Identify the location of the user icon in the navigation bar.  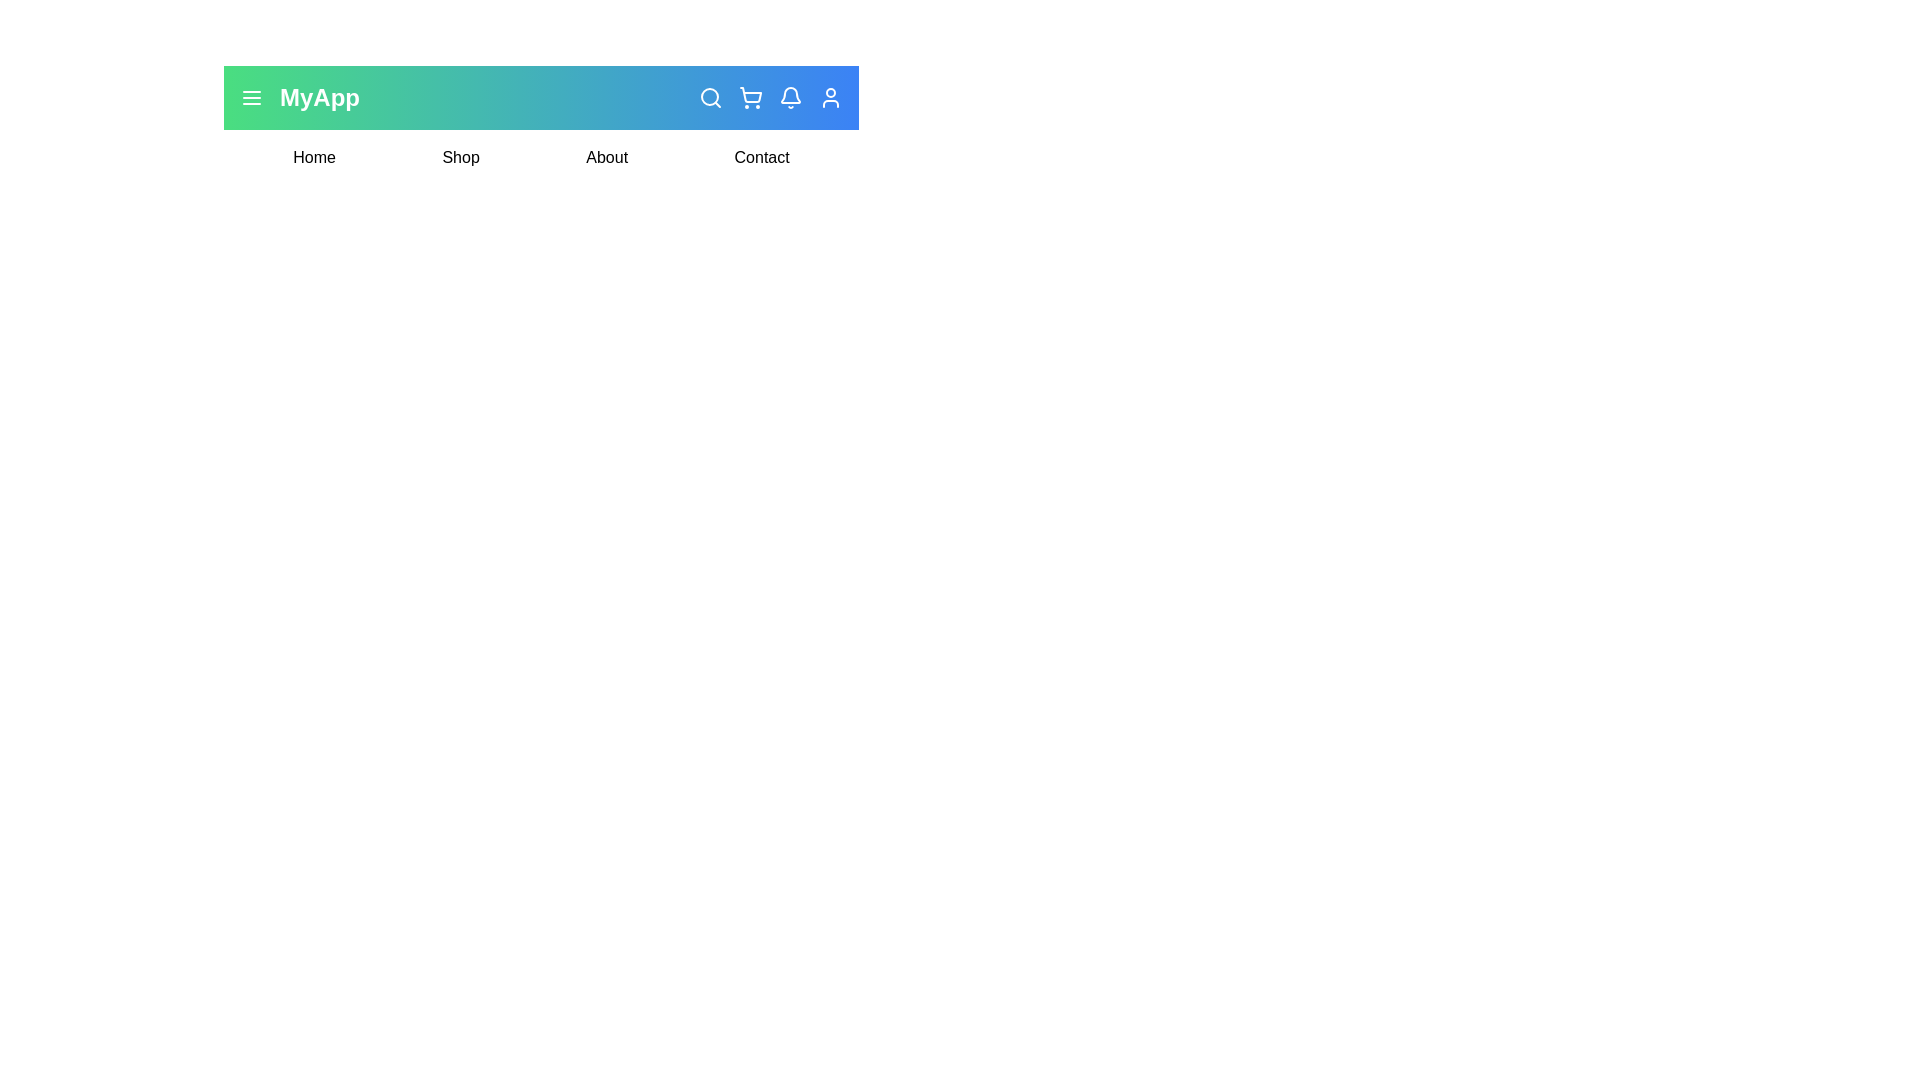
(830, 97).